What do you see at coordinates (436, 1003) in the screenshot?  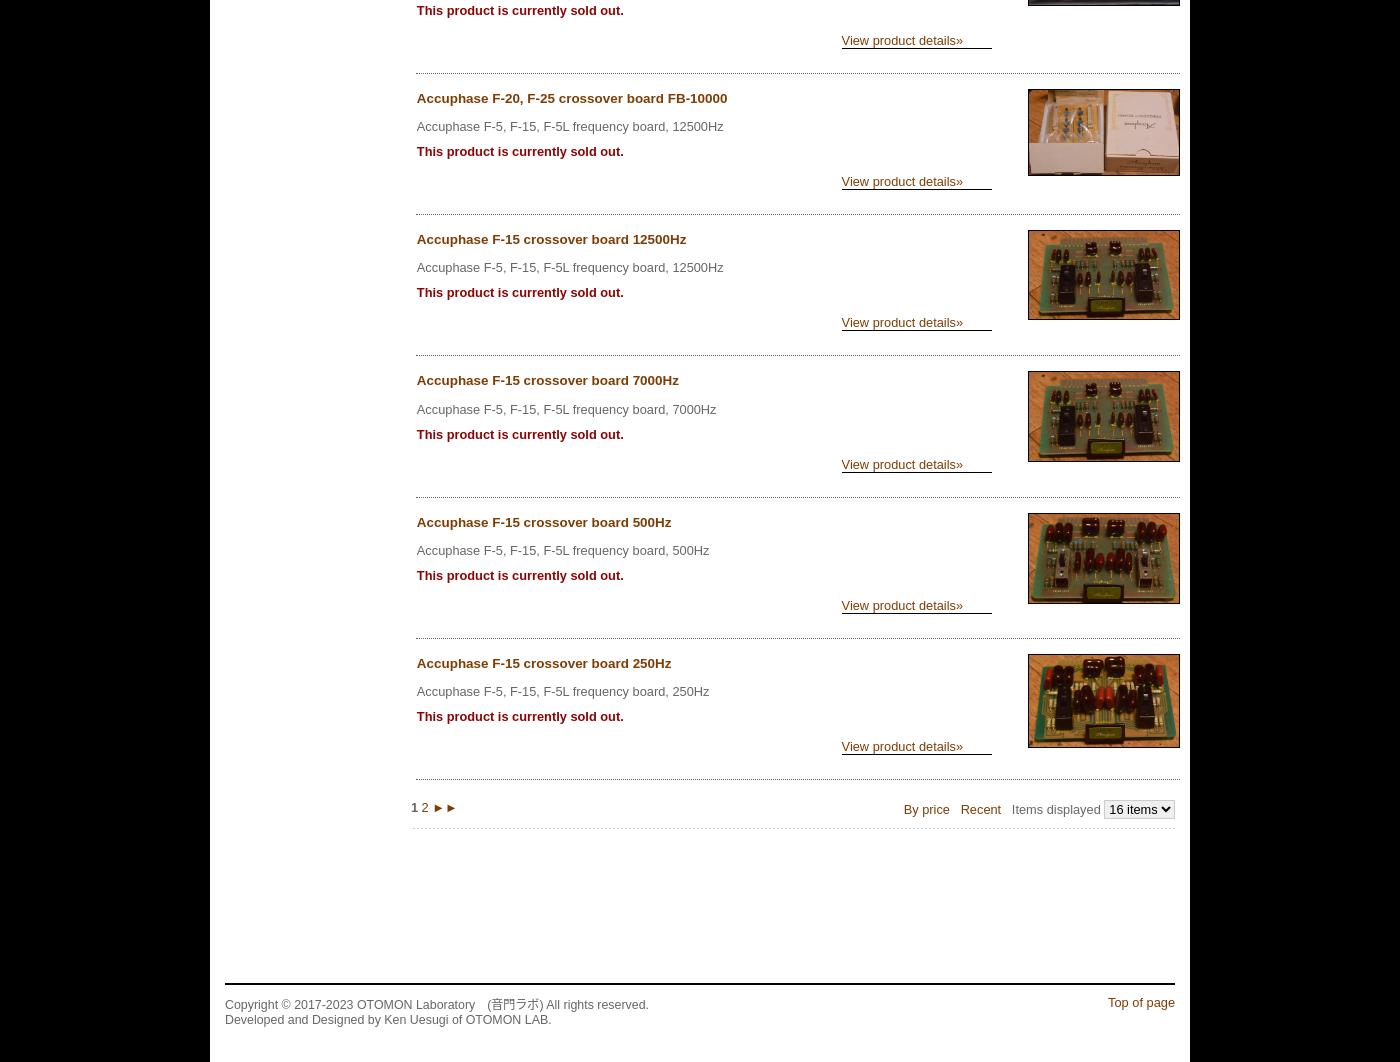 I see `'Copyright ©
            2017-2023
            OTOMON Laboratory　(音門ラボ) All rights reserved.'` at bounding box center [436, 1003].